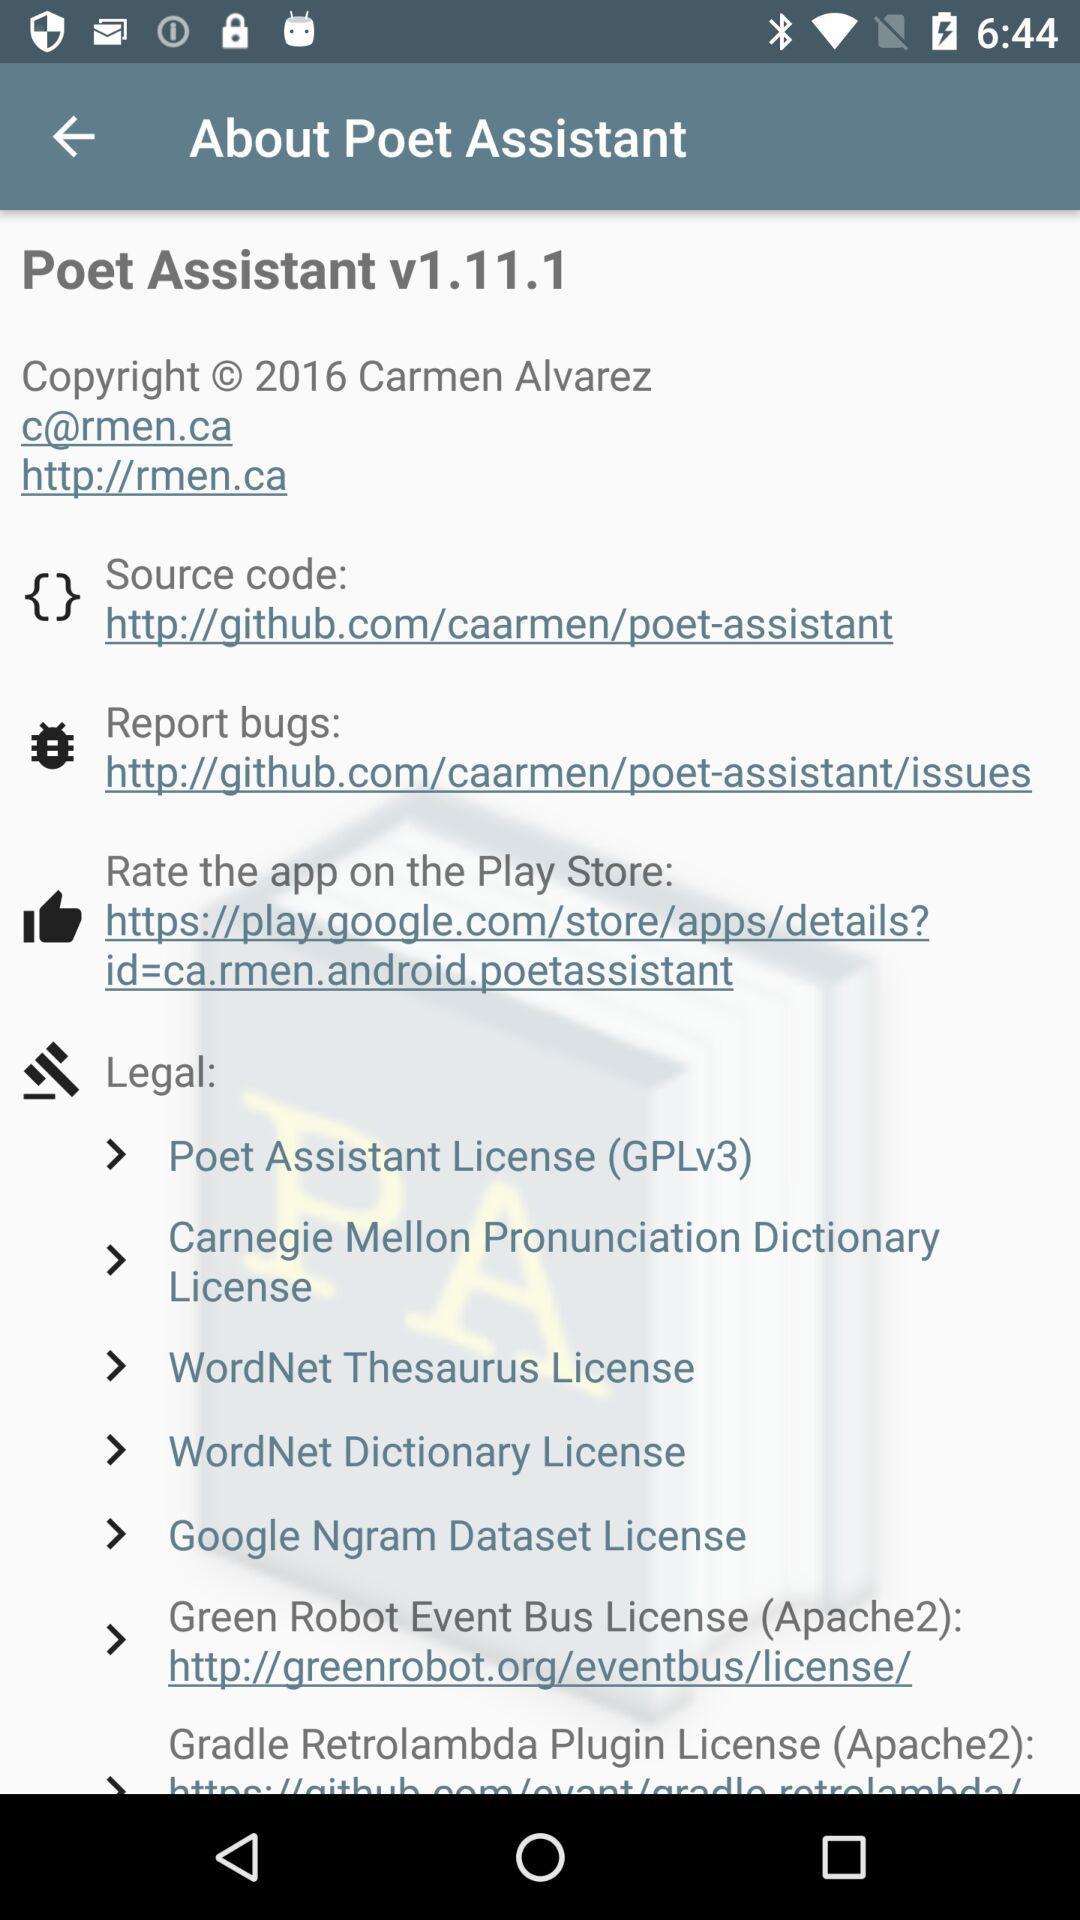 This screenshot has width=1080, height=1920. Describe the element at coordinates (571, 1258) in the screenshot. I see `carnegie mellon pronunciation` at that location.